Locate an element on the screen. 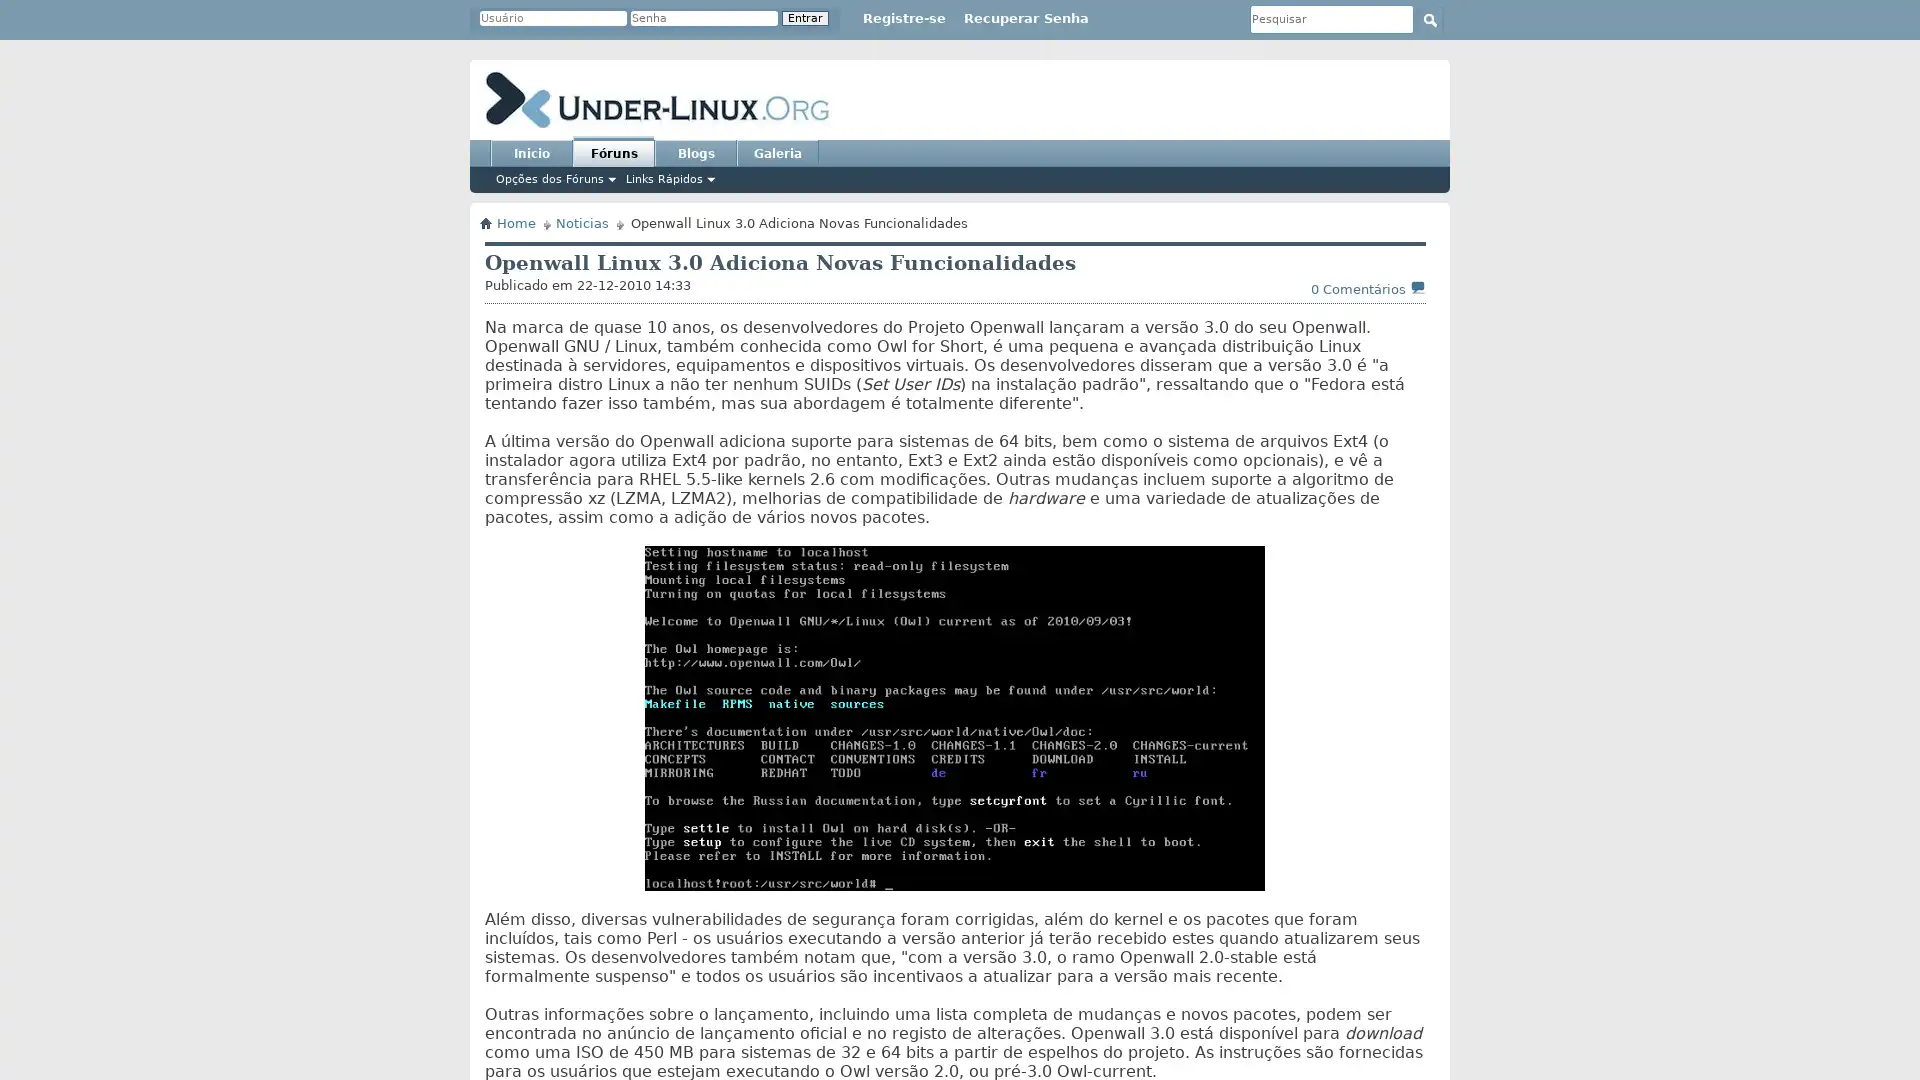 This screenshot has width=1920, height=1080. Submit is located at coordinates (1429, 19).